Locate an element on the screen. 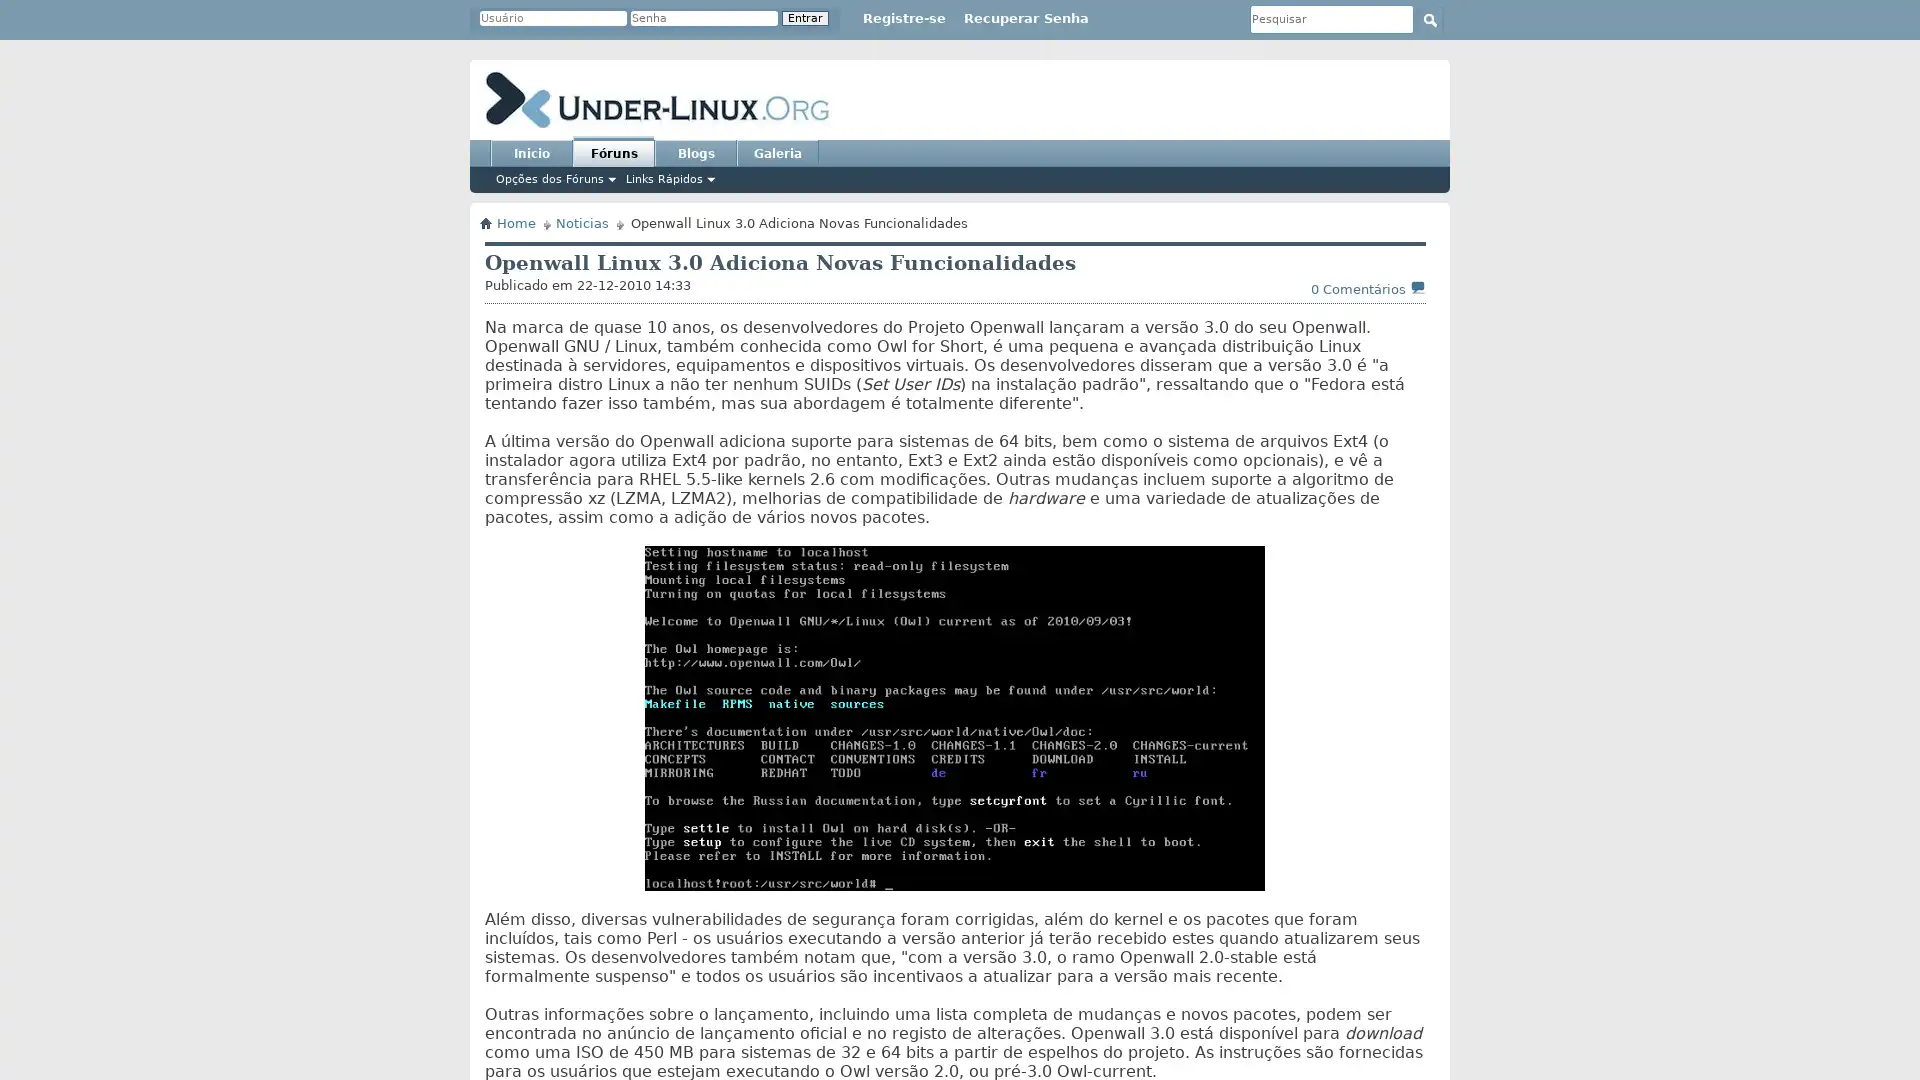 This screenshot has width=1920, height=1080. Submit is located at coordinates (1429, 19).